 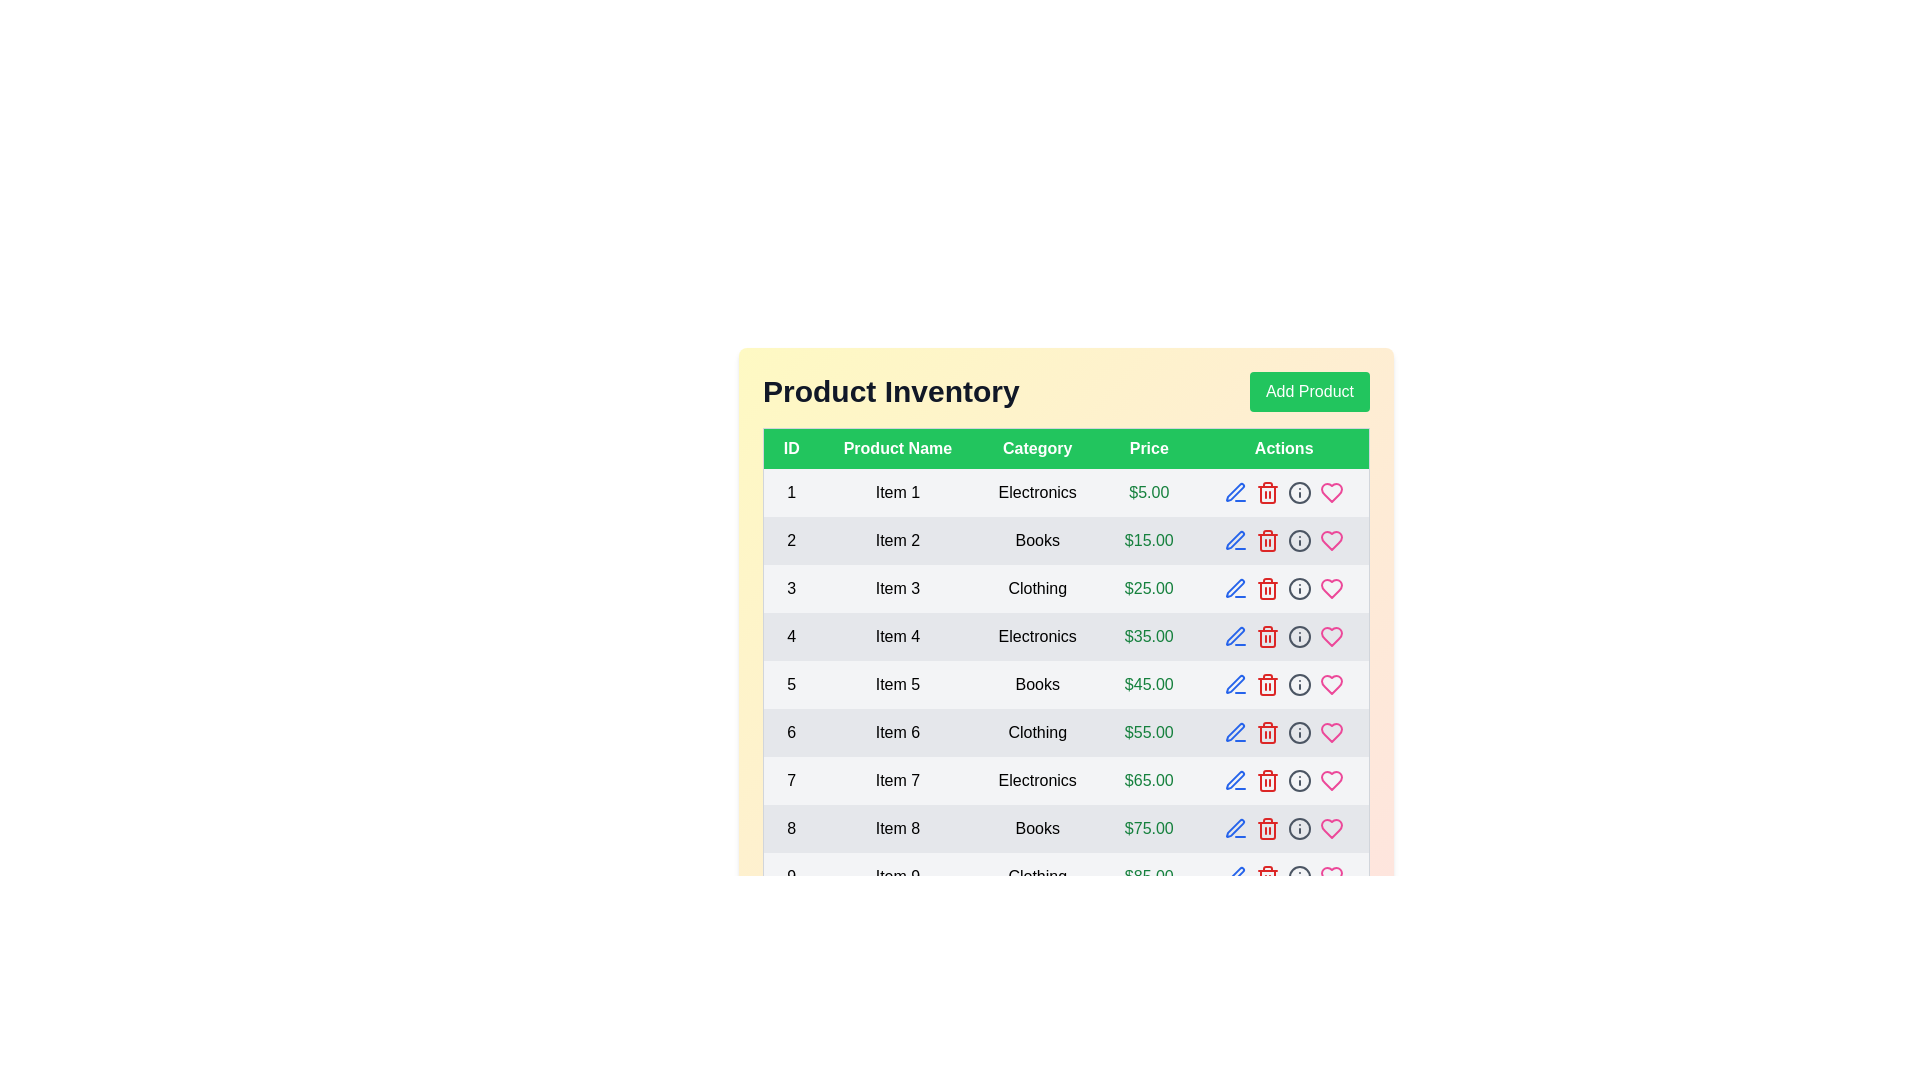 I want to click on the header Actions to sort or filter the table, so click(x=1284, y=447).